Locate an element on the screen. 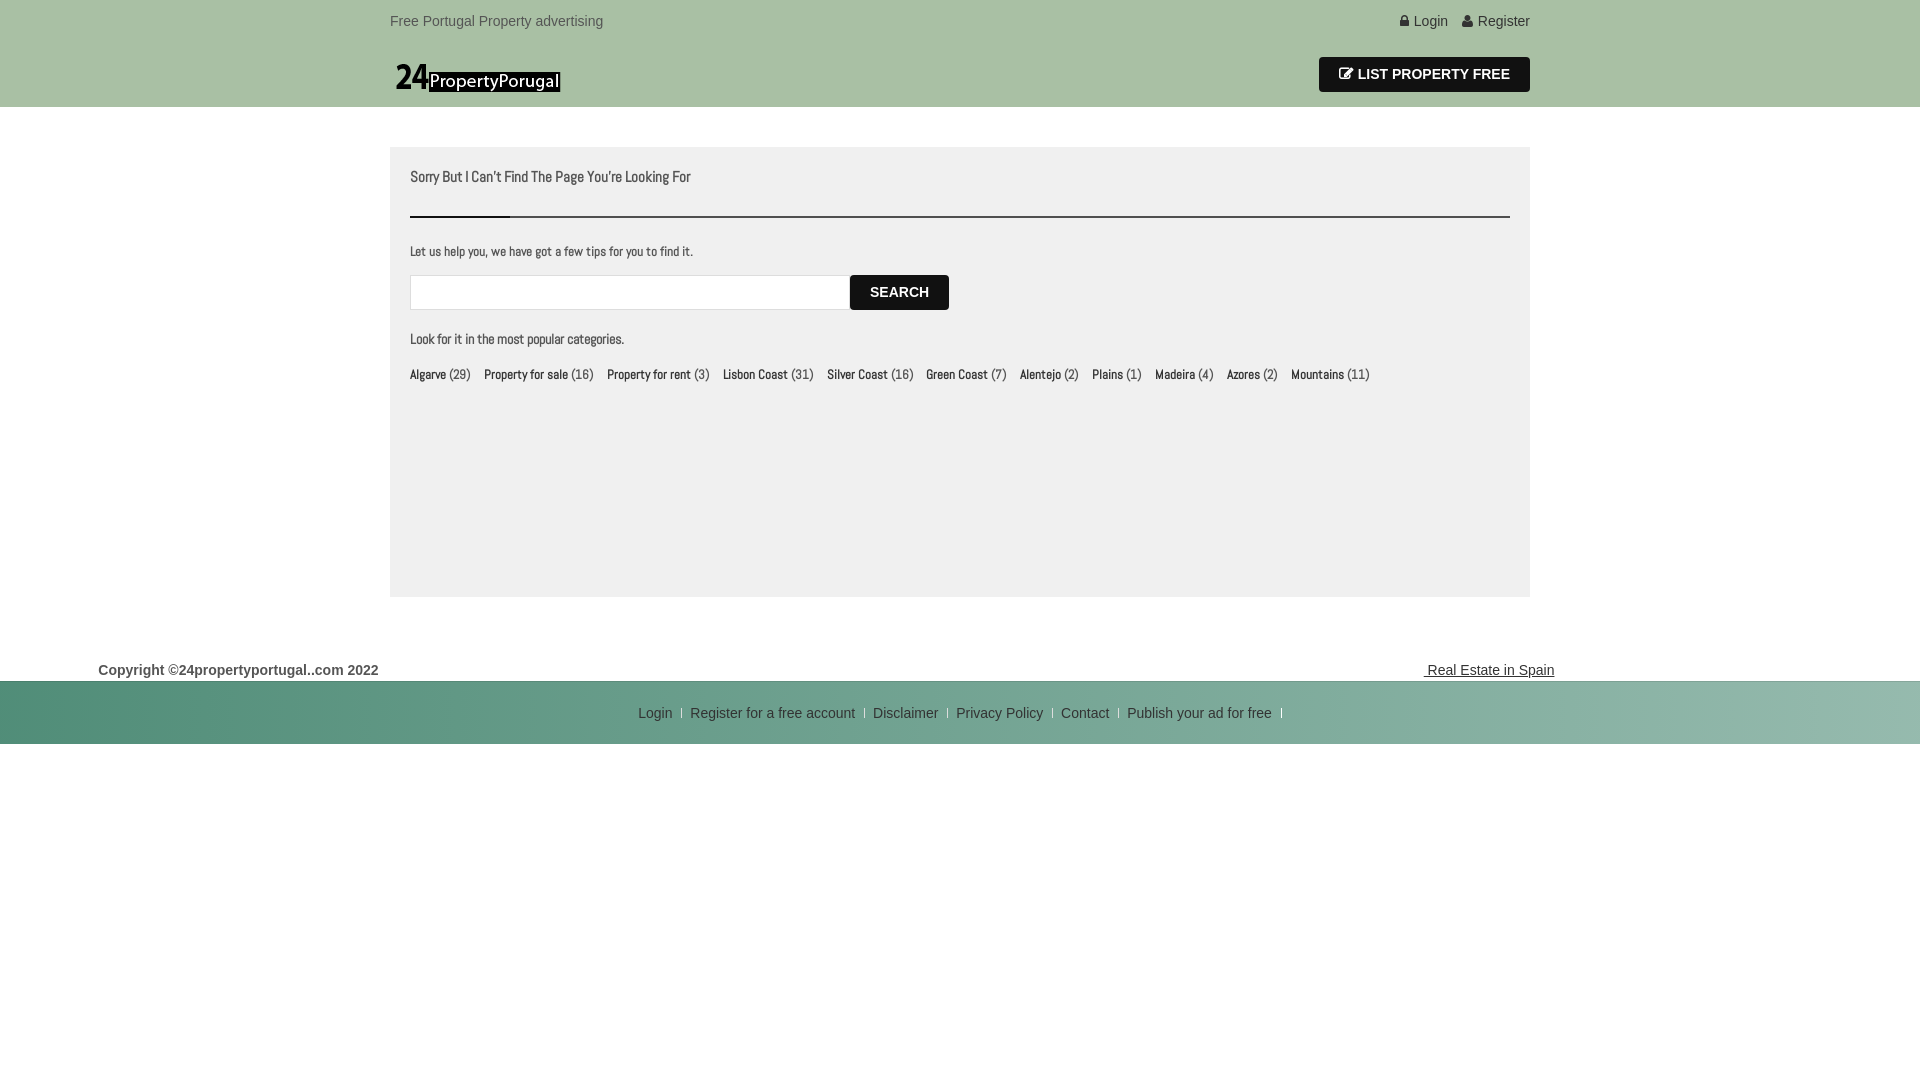  'Privacy Policy' is located at coordinates (1001, 712).